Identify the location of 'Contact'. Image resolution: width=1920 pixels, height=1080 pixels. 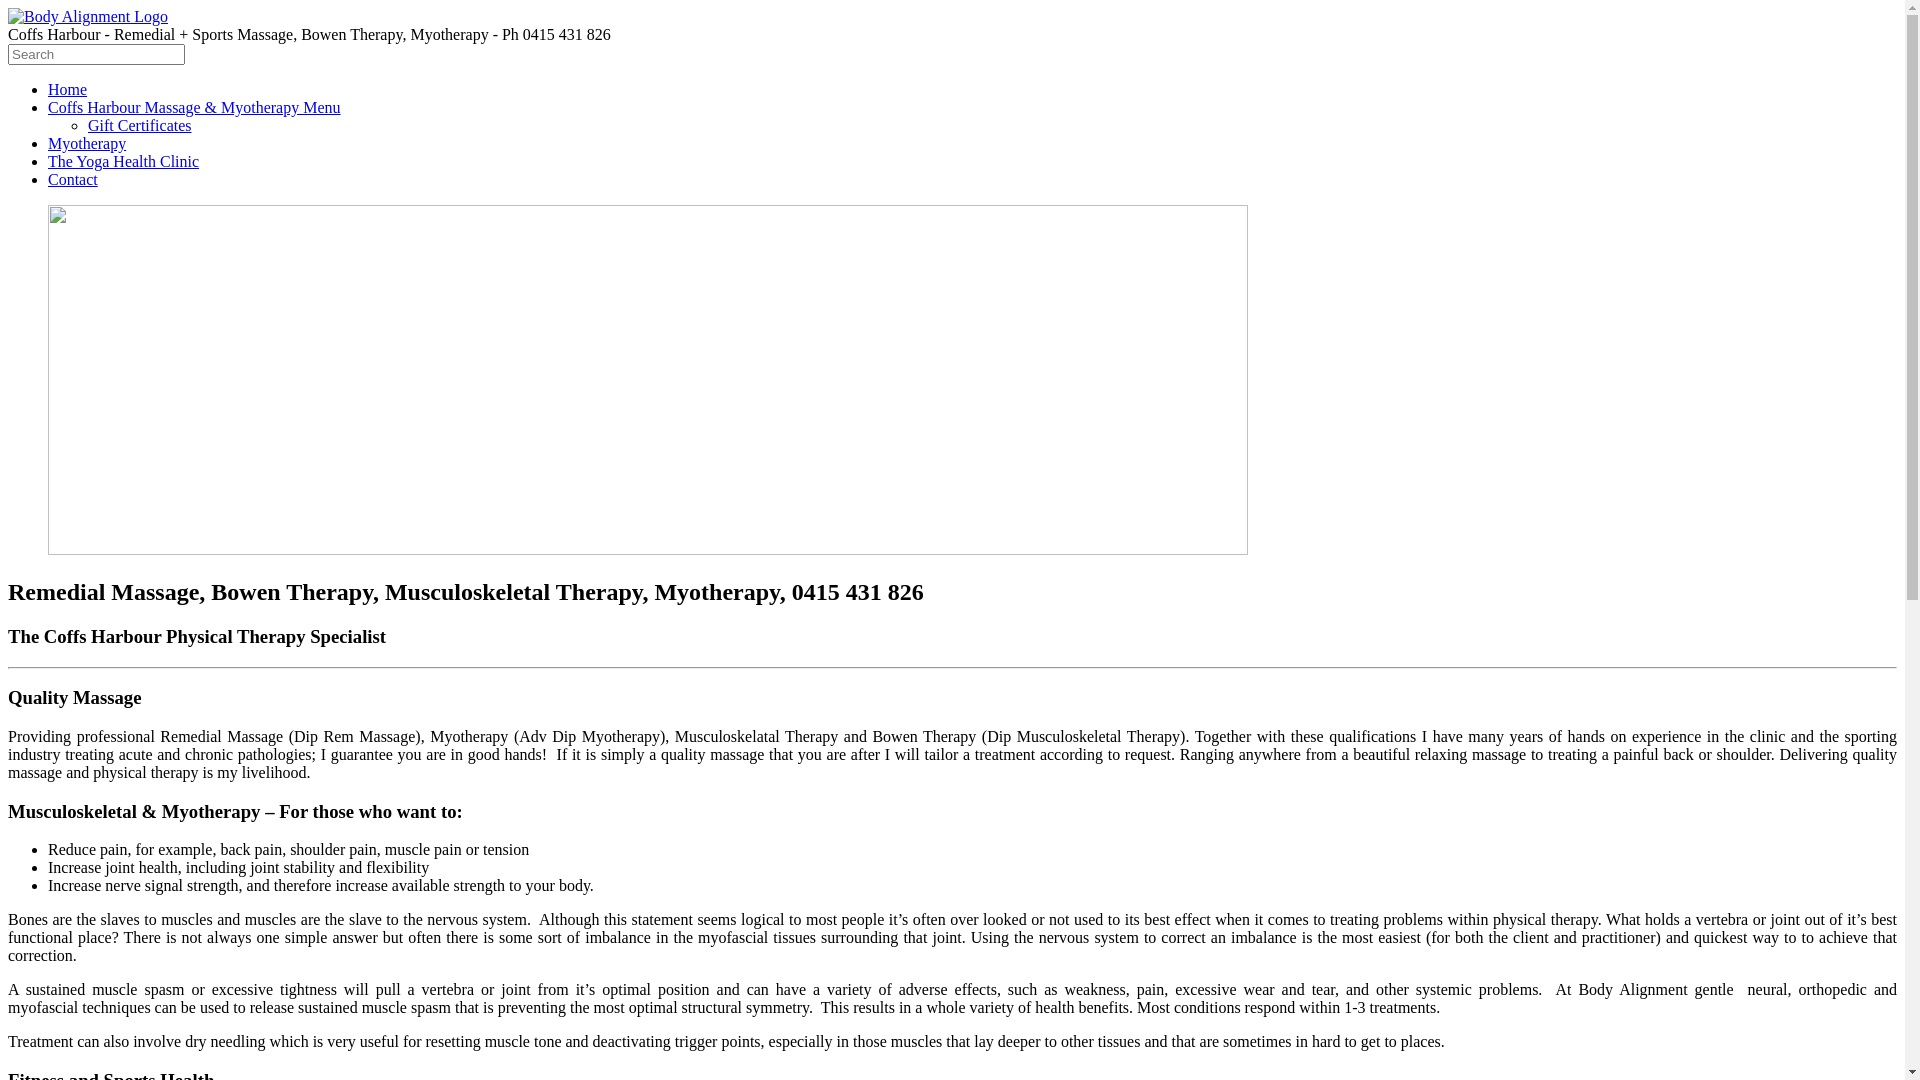
(48, 178).